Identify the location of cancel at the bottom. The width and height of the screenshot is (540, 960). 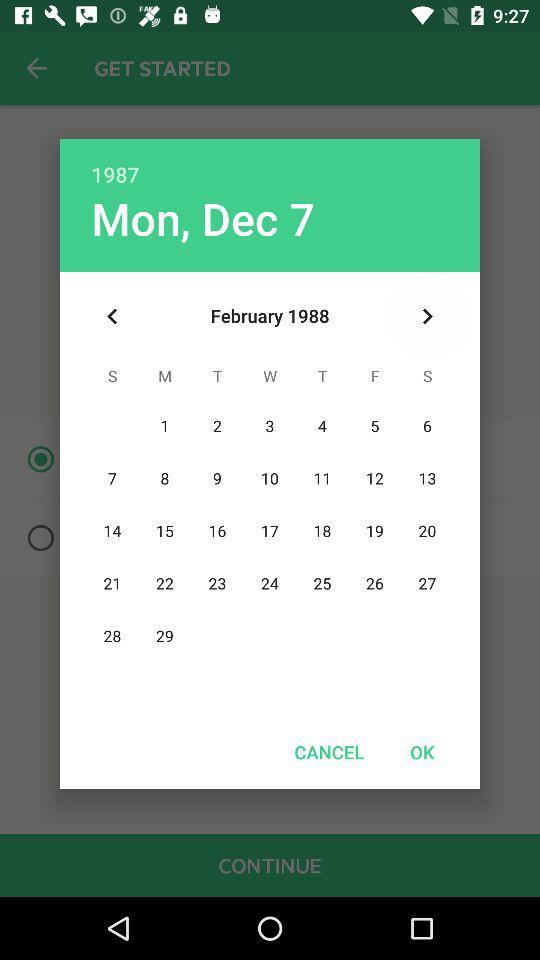
(329, 751).